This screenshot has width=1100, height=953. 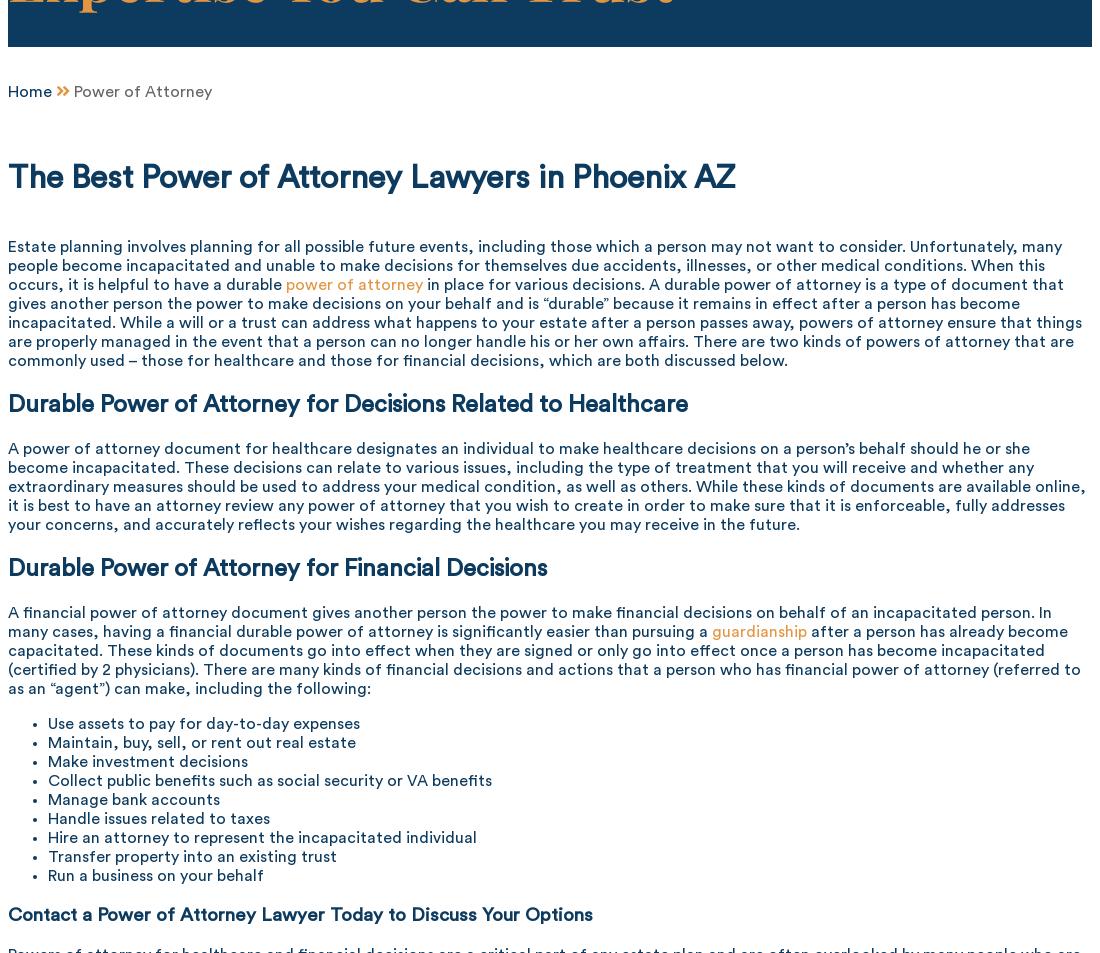 What do you see at coordinates (348, 402) in the screenshot?
I see `'Durable Power of Attorney for Decisions Related to Healthcare'` at bounding box center [348, 402].